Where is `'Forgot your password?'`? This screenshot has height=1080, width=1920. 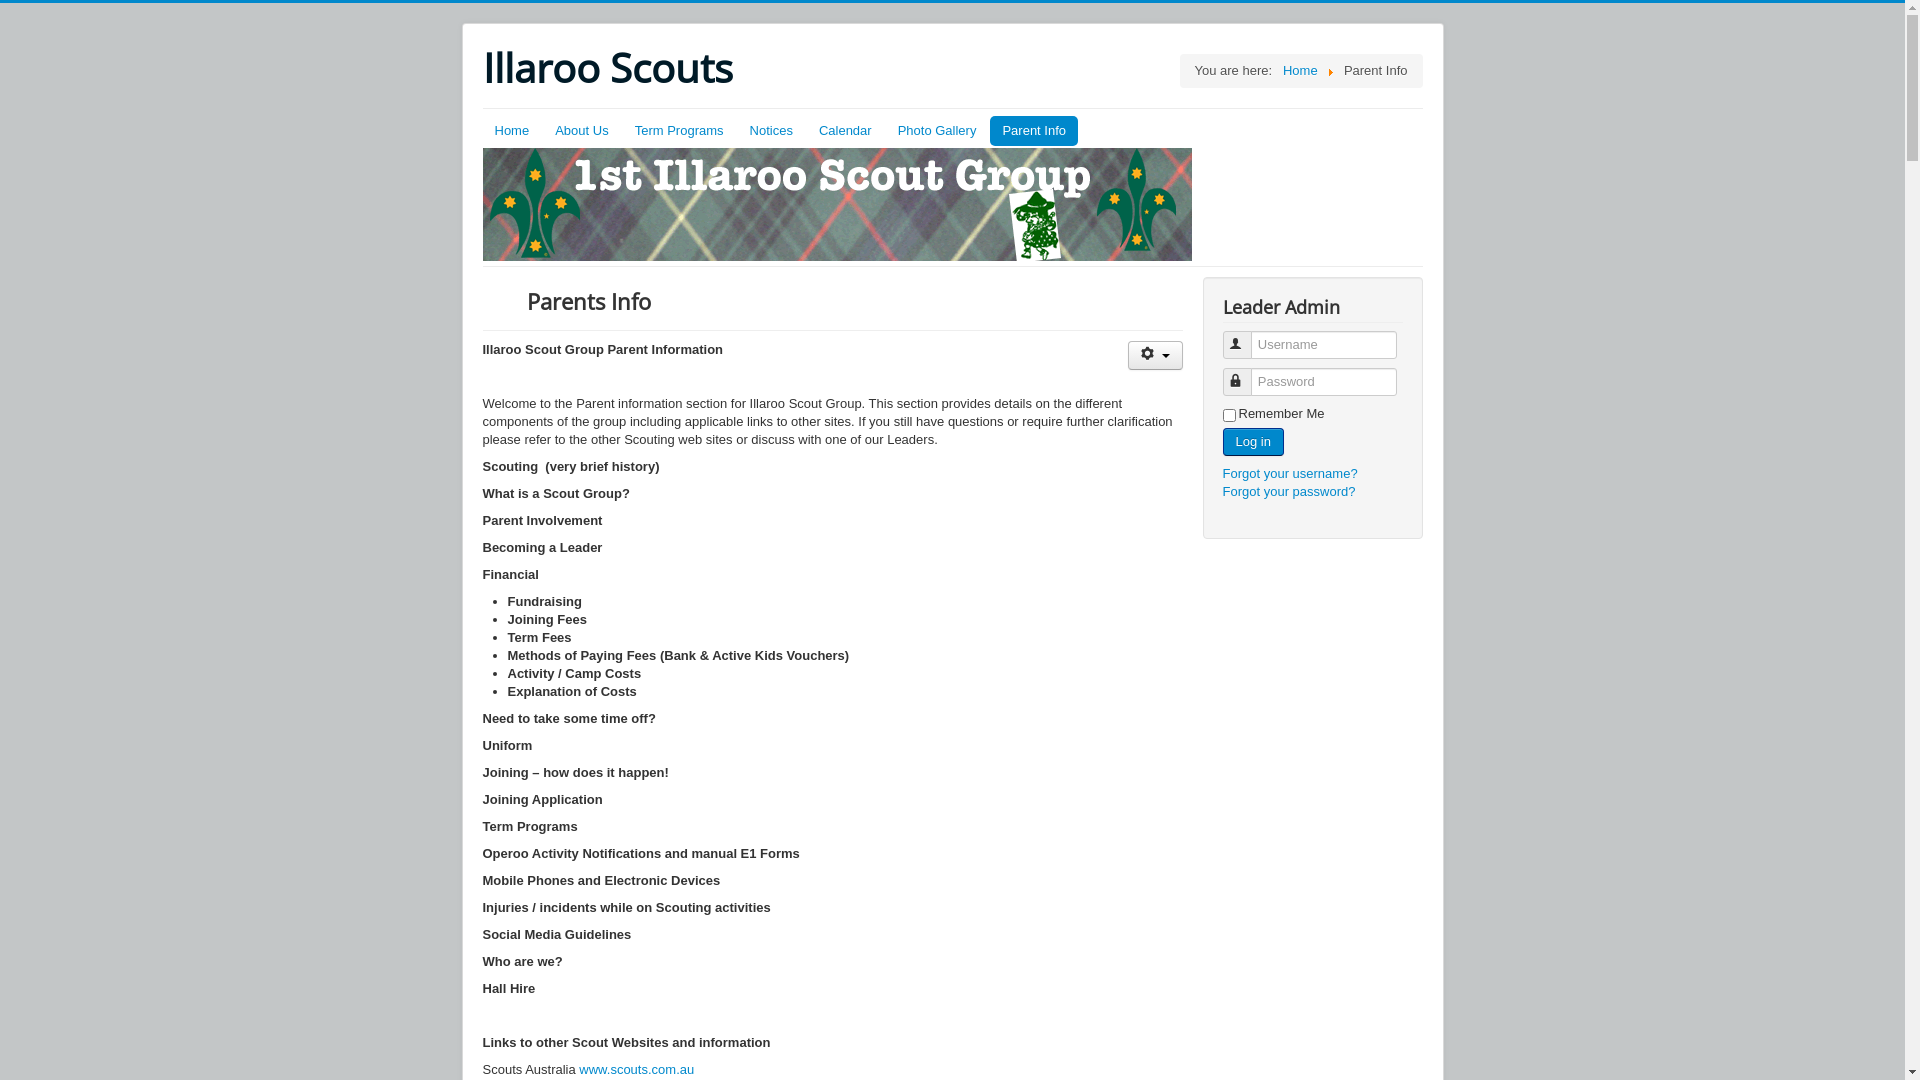
'Forgot your password?' is located at coordinates (1288, 491).